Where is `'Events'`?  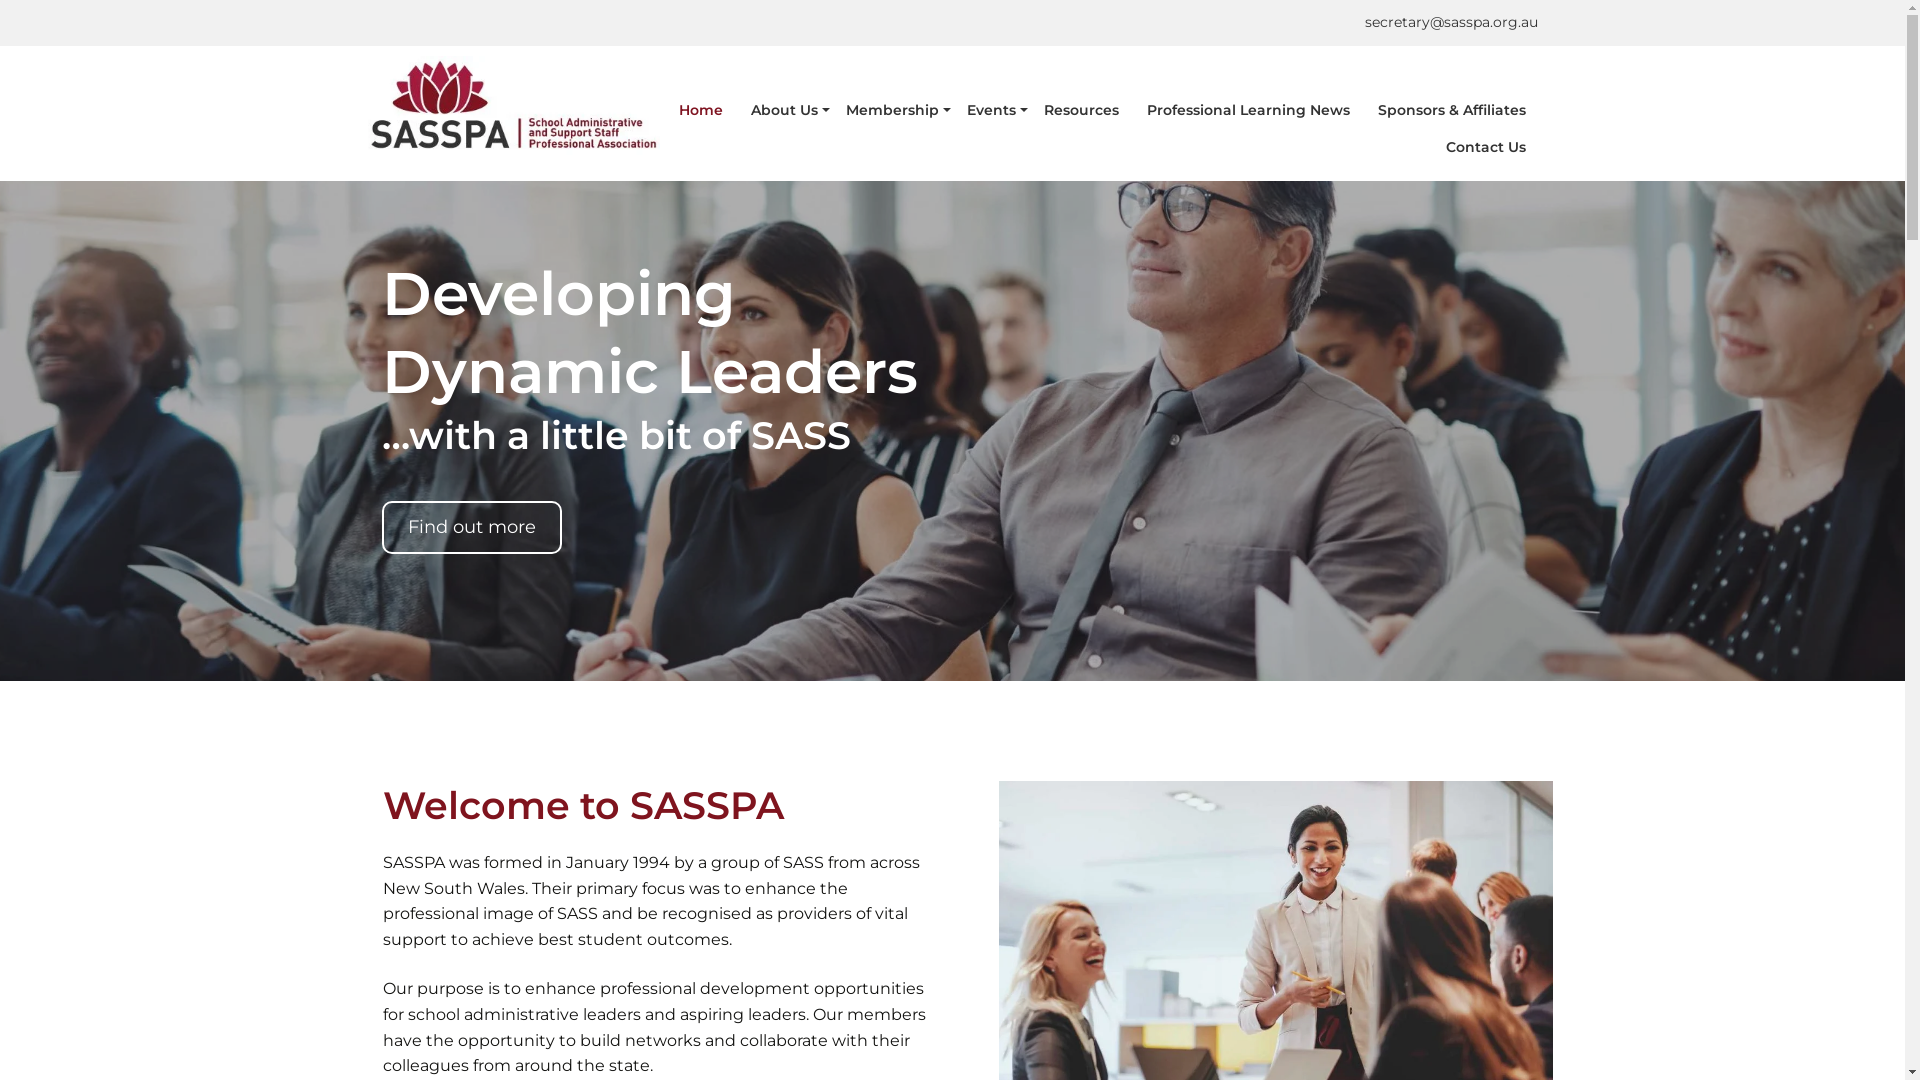 'Events' is located at coordinates (990, 110).